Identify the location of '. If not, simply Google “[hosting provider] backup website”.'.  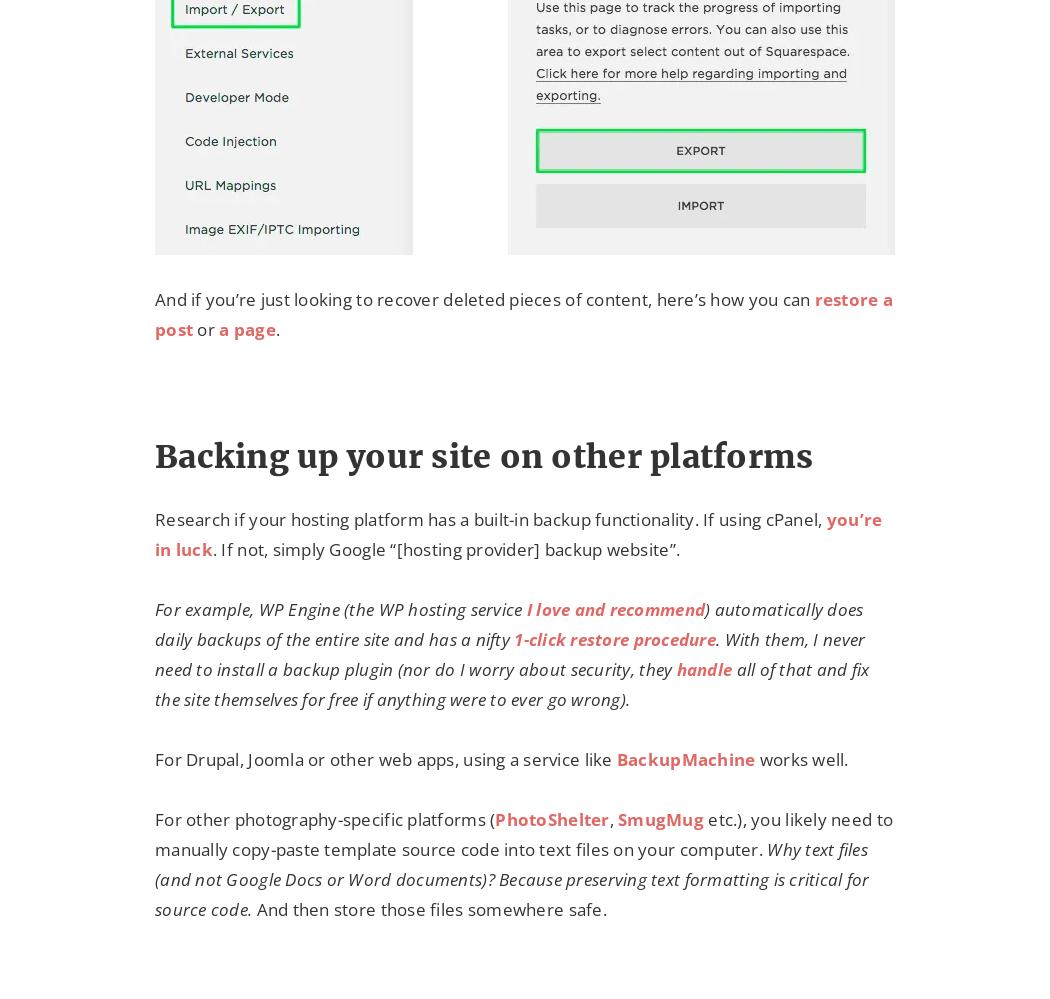
(210, 548).